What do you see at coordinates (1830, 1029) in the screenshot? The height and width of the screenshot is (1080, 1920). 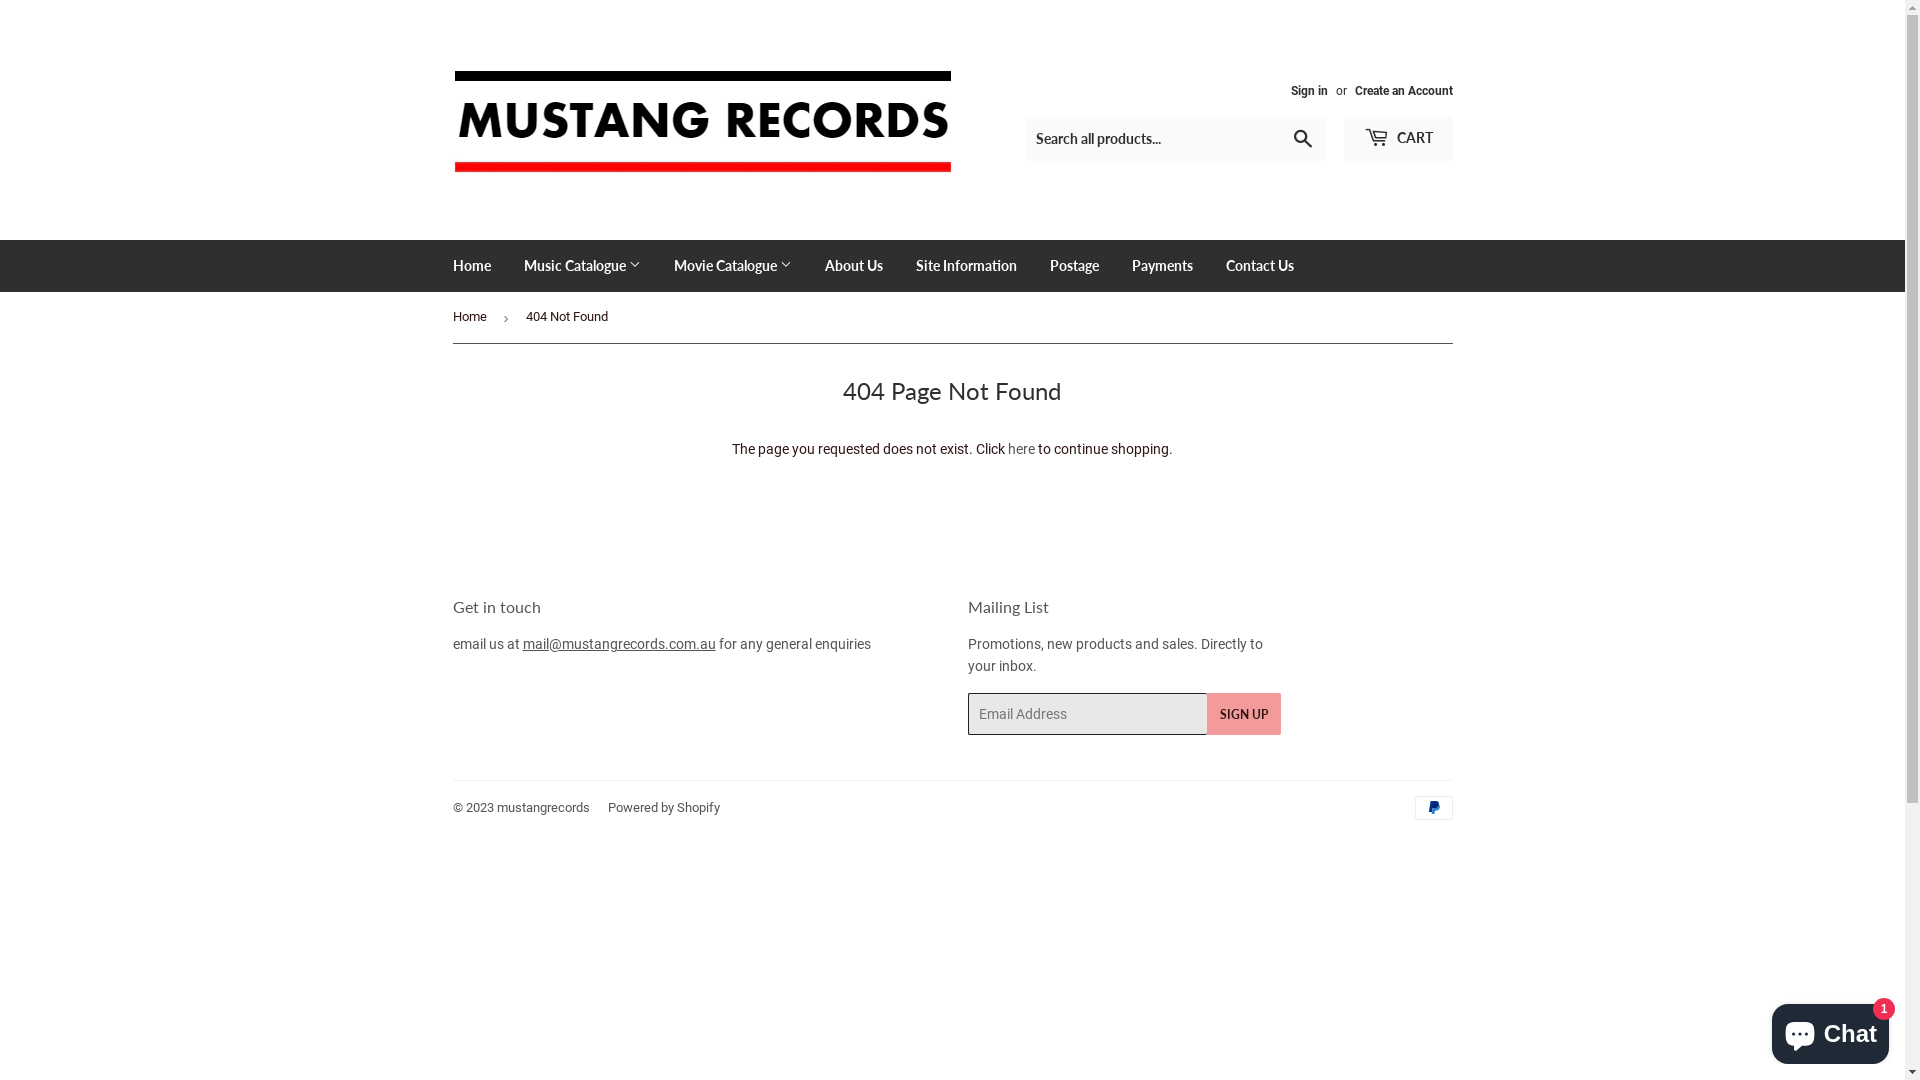 I see `'Shopify online store chat'` at bounding box center [1830, 1029].